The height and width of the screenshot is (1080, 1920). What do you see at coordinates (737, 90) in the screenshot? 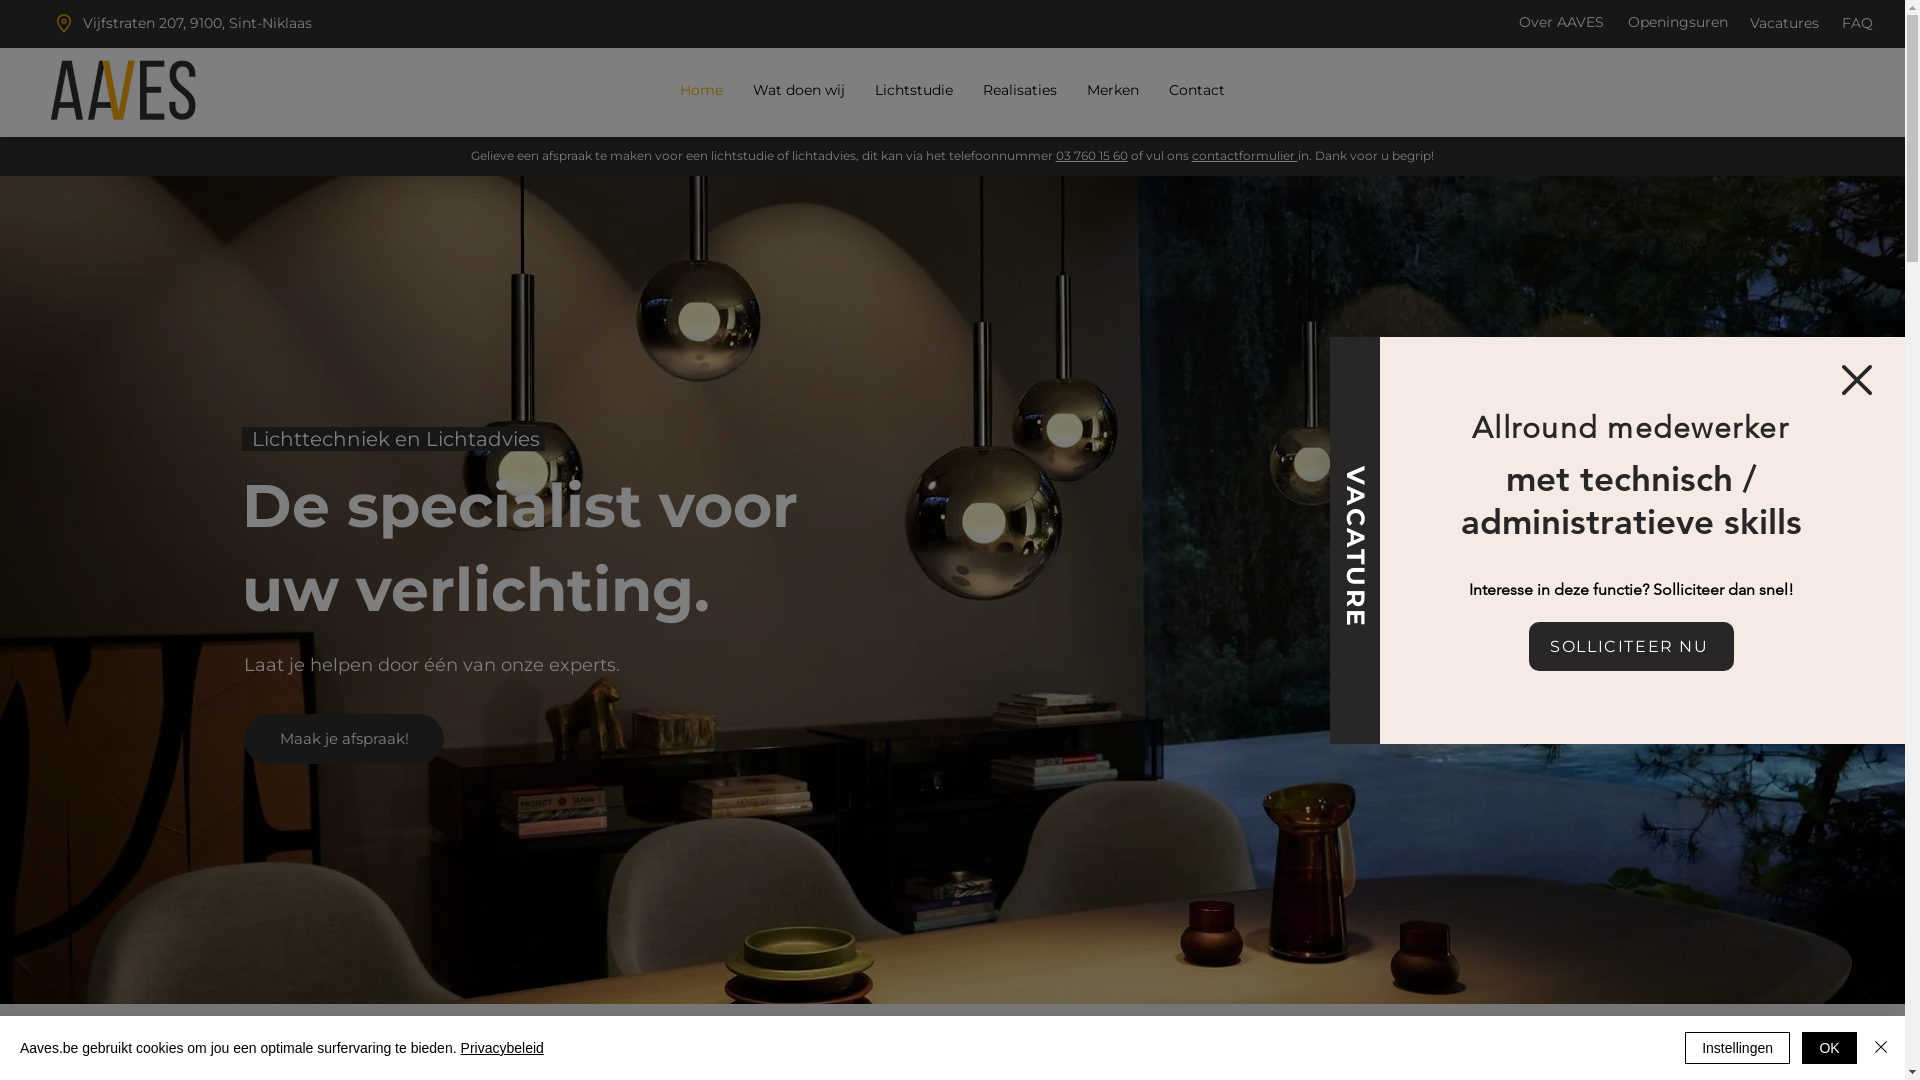
I see `'Wat doen wij'` at bounding box center [737, 90].